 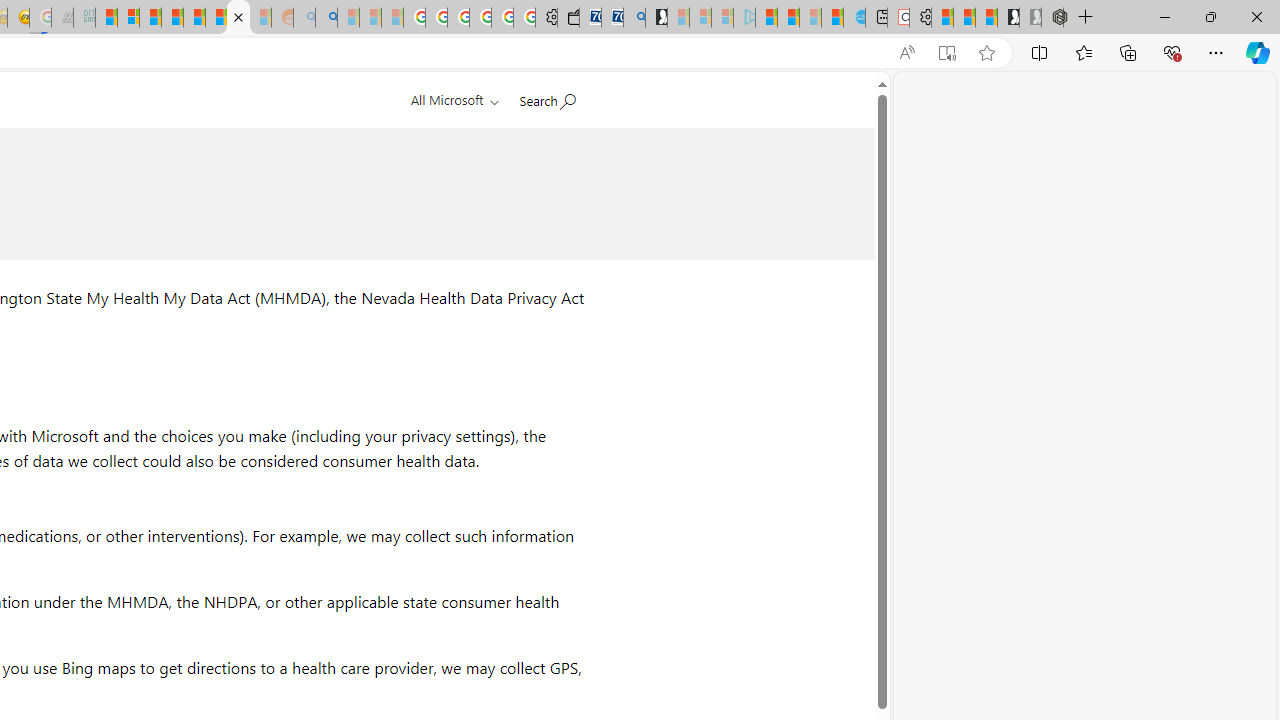 What do you see at coordinates (547, 97) in the screenshot?
I see `'Search Microsoft.com'` at bounding box center [547, 97].